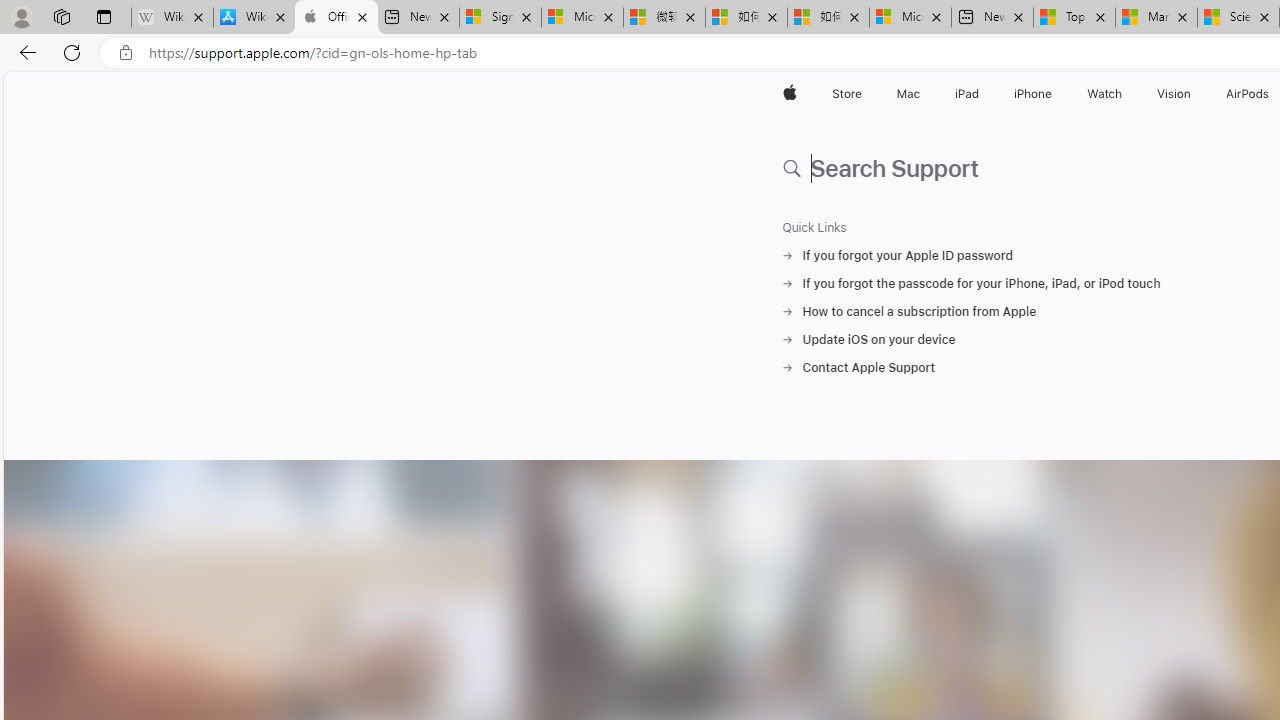 This screenshot has width=1280, height=720. Describe the element at coordinates (983, 93) in the screenshot. I see `'iPad menu'` at that location.